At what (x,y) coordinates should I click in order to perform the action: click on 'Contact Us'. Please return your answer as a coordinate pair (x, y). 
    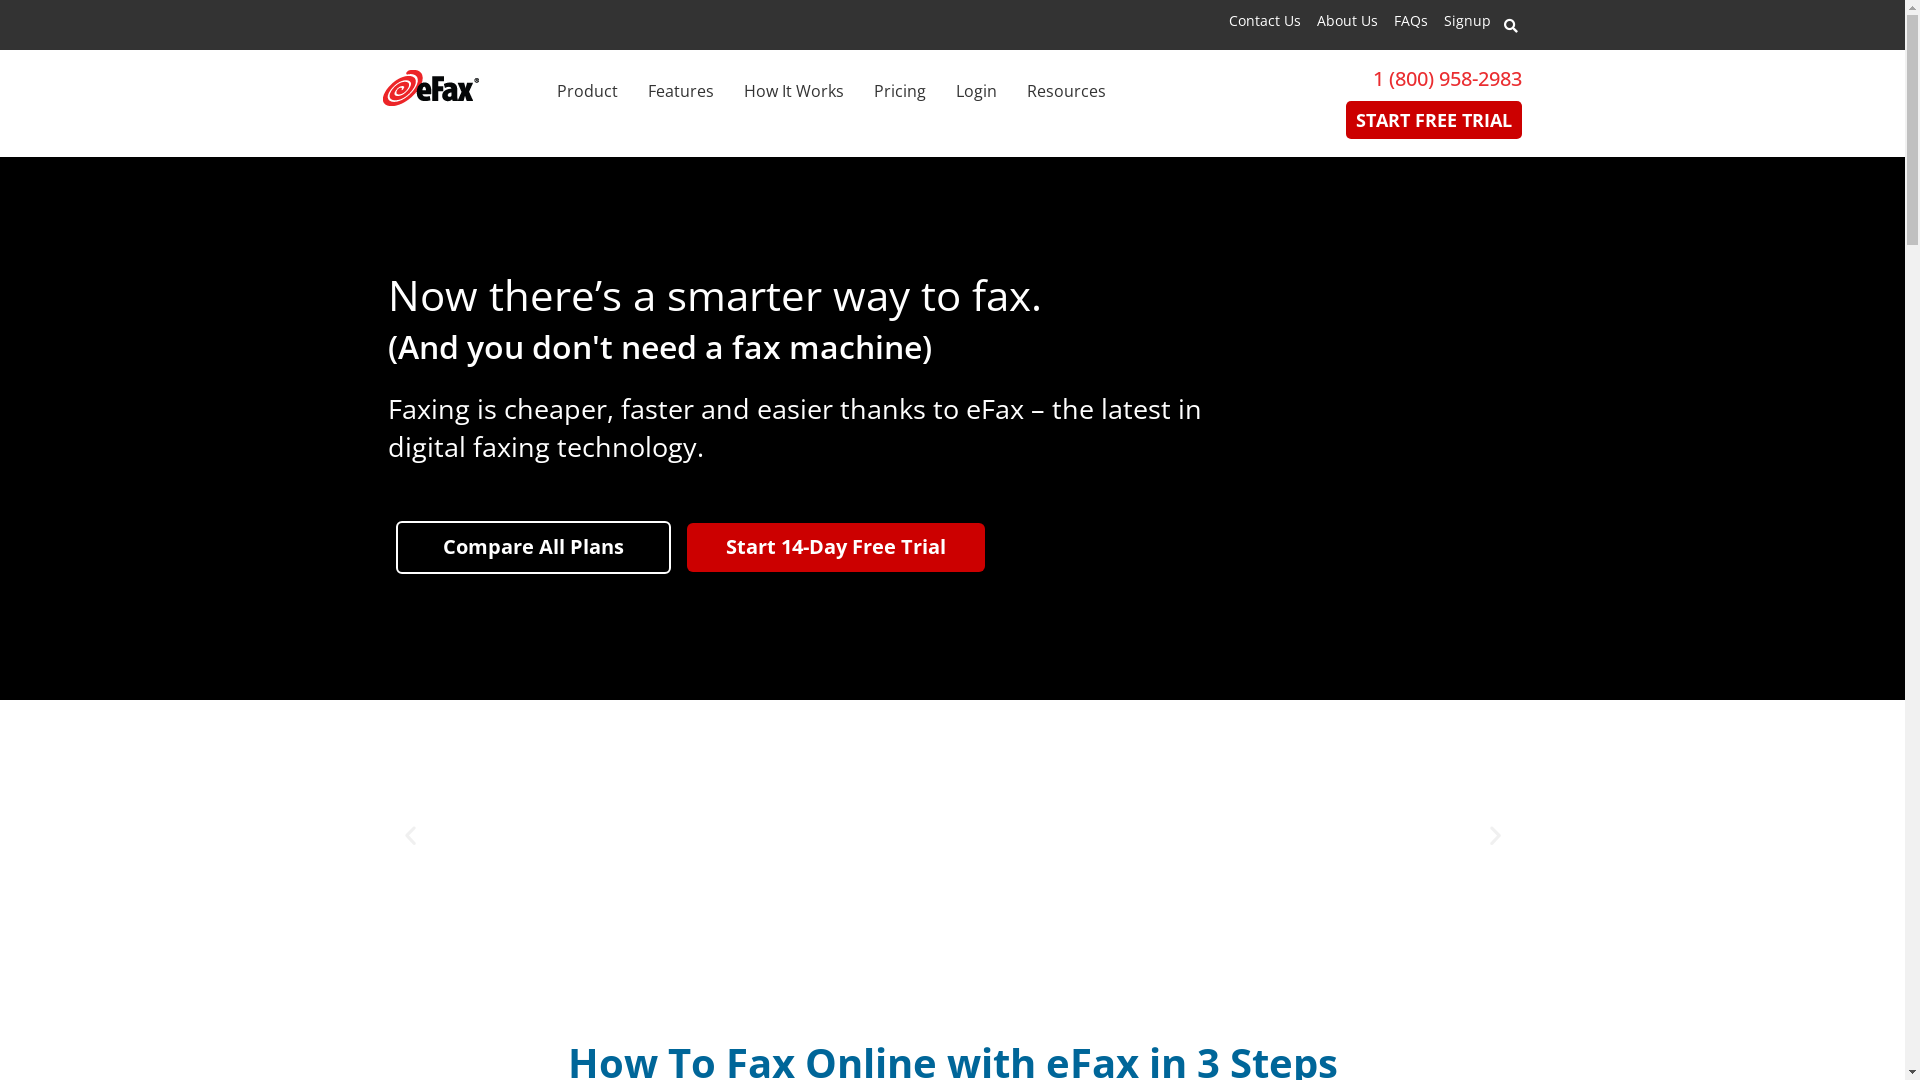
    Looking at the image, I should click on (1262, 20).